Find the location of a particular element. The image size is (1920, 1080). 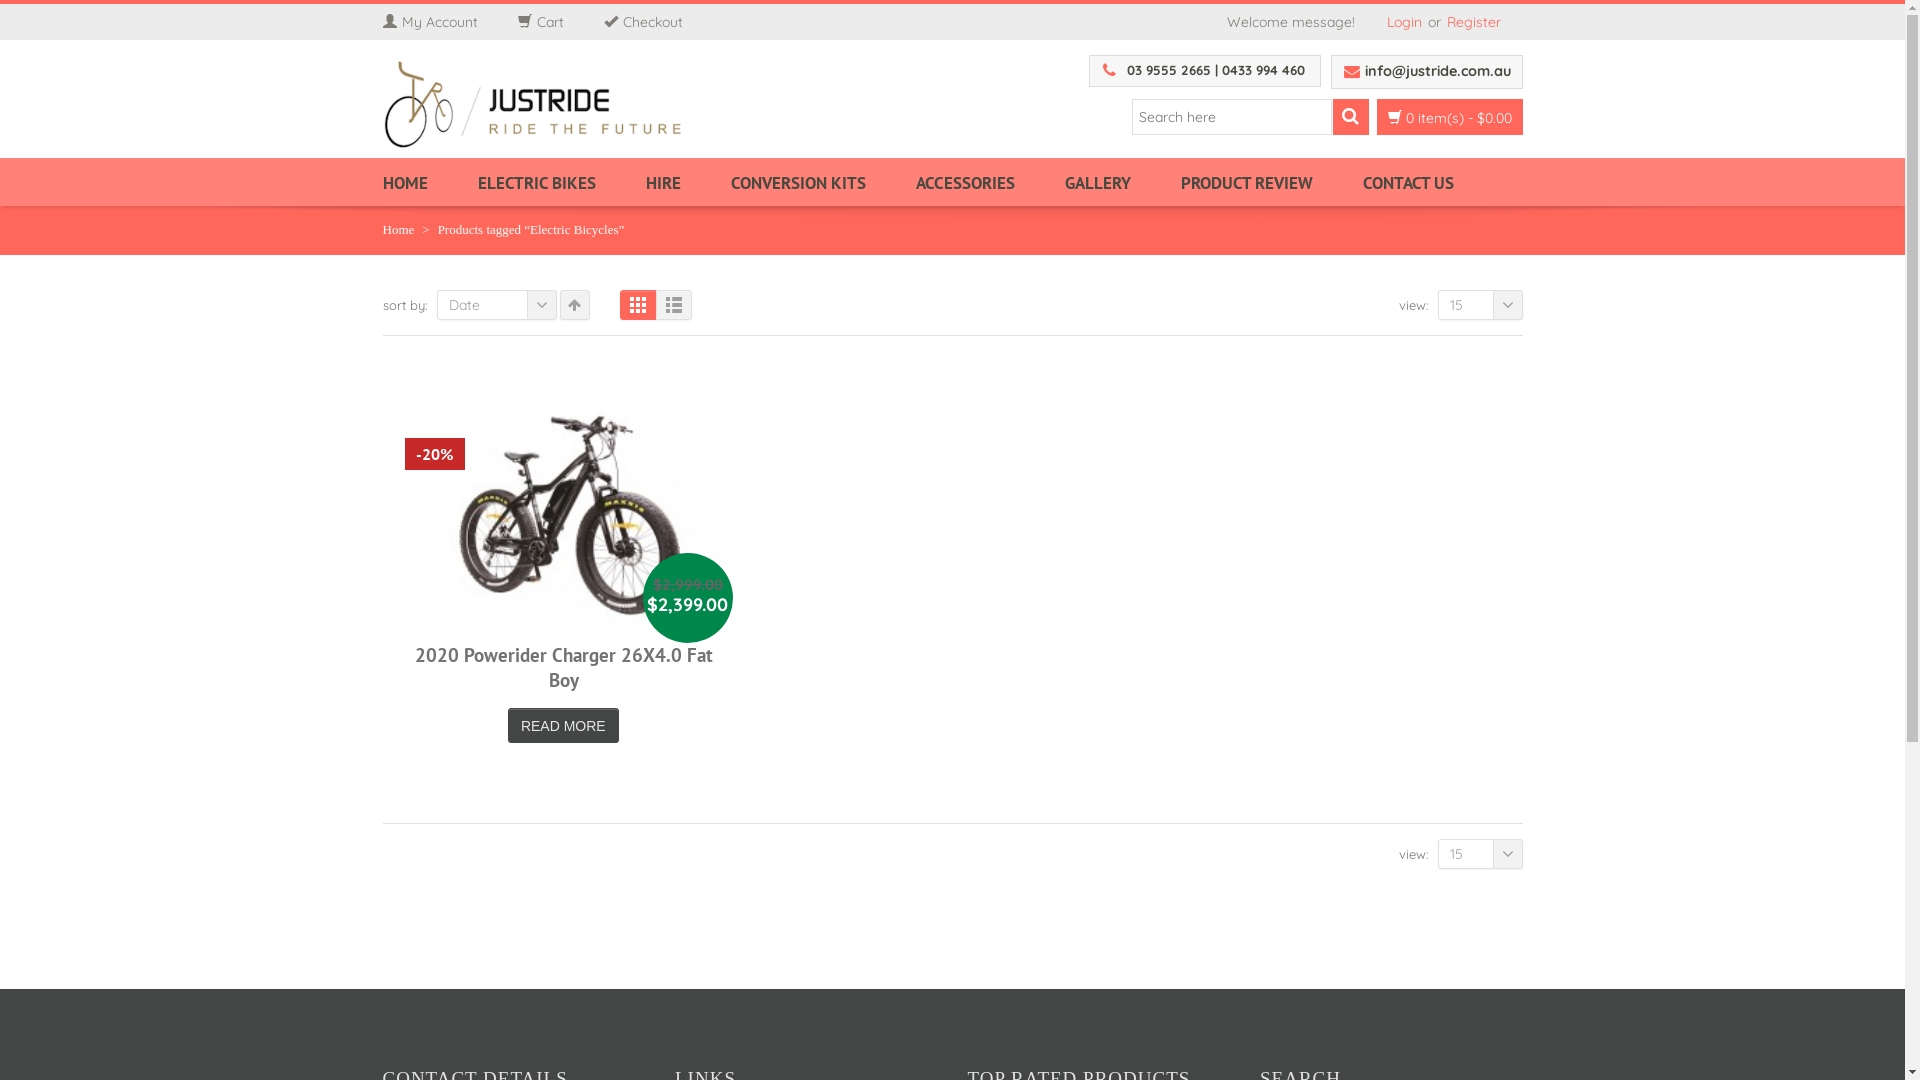

'CONTACT US' is located at coordinates (1419, 181).